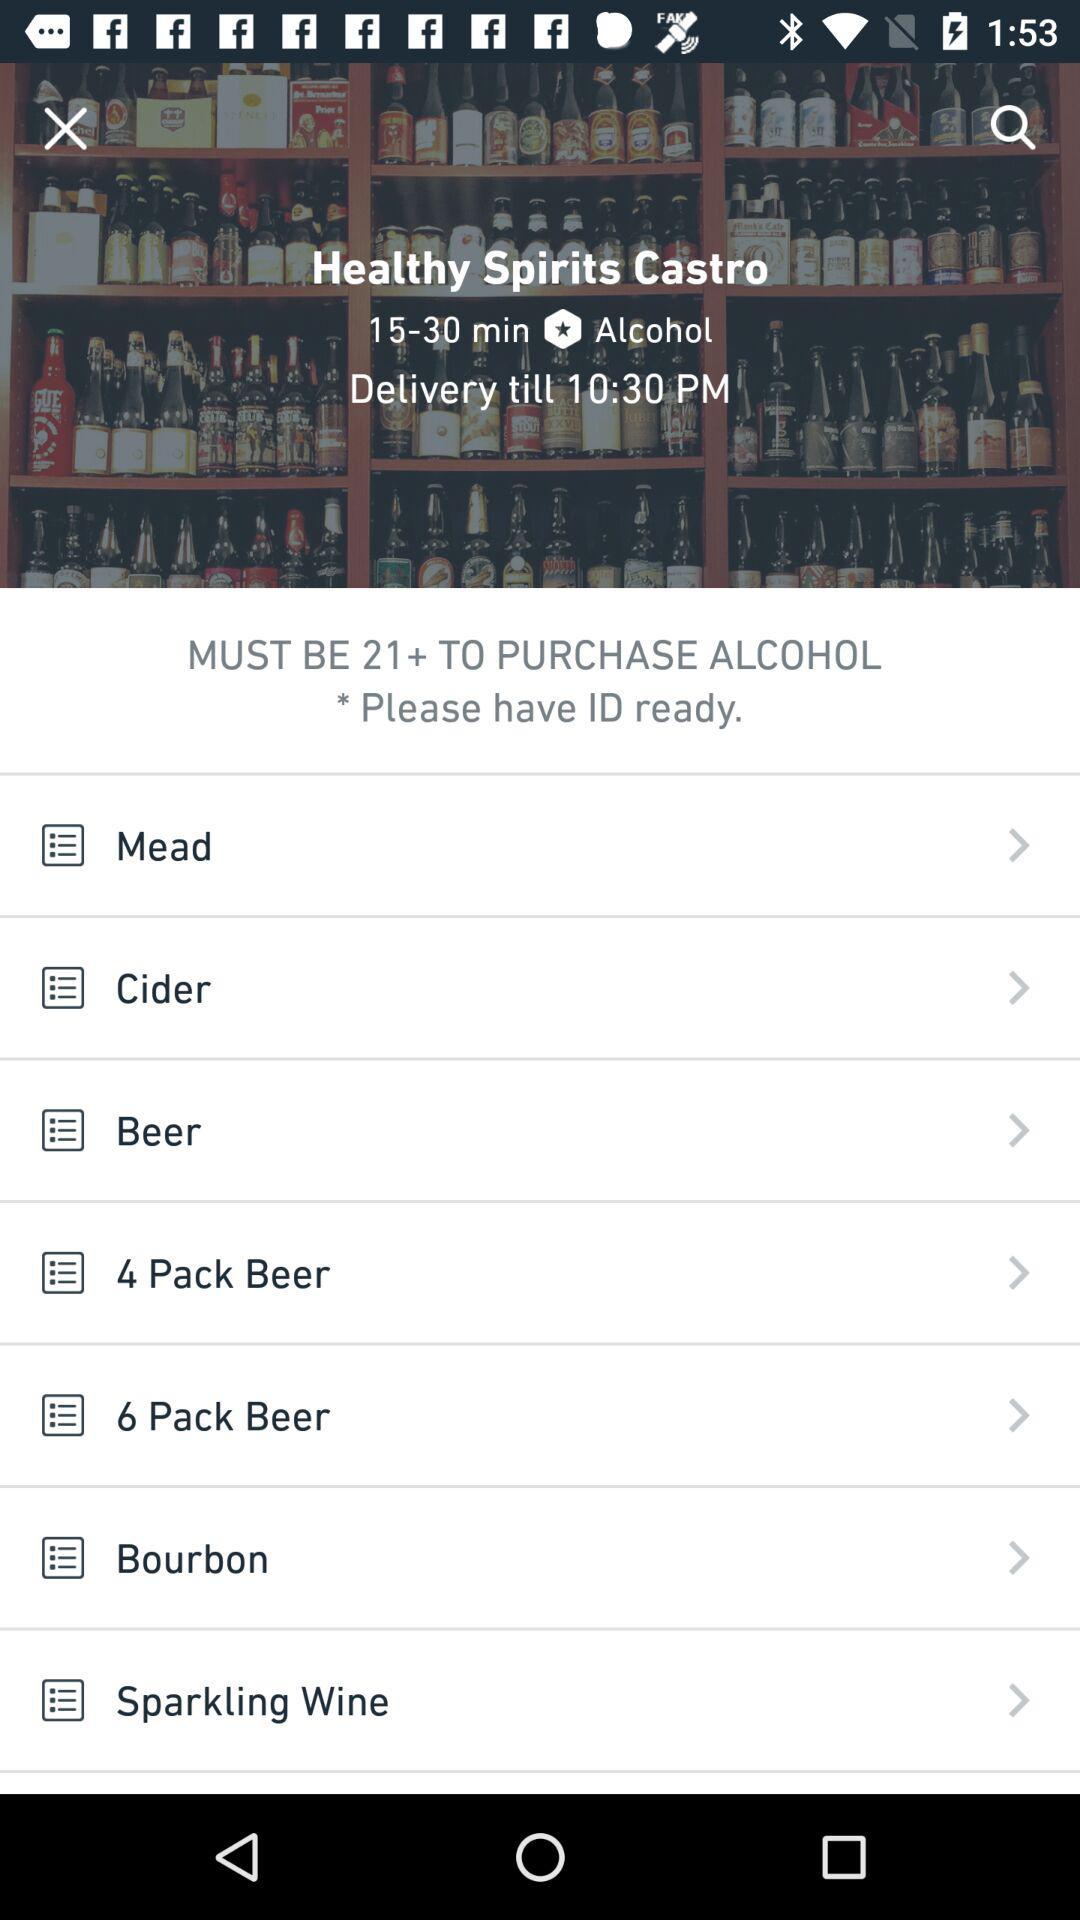  I want to click on close, so click(64, 127).